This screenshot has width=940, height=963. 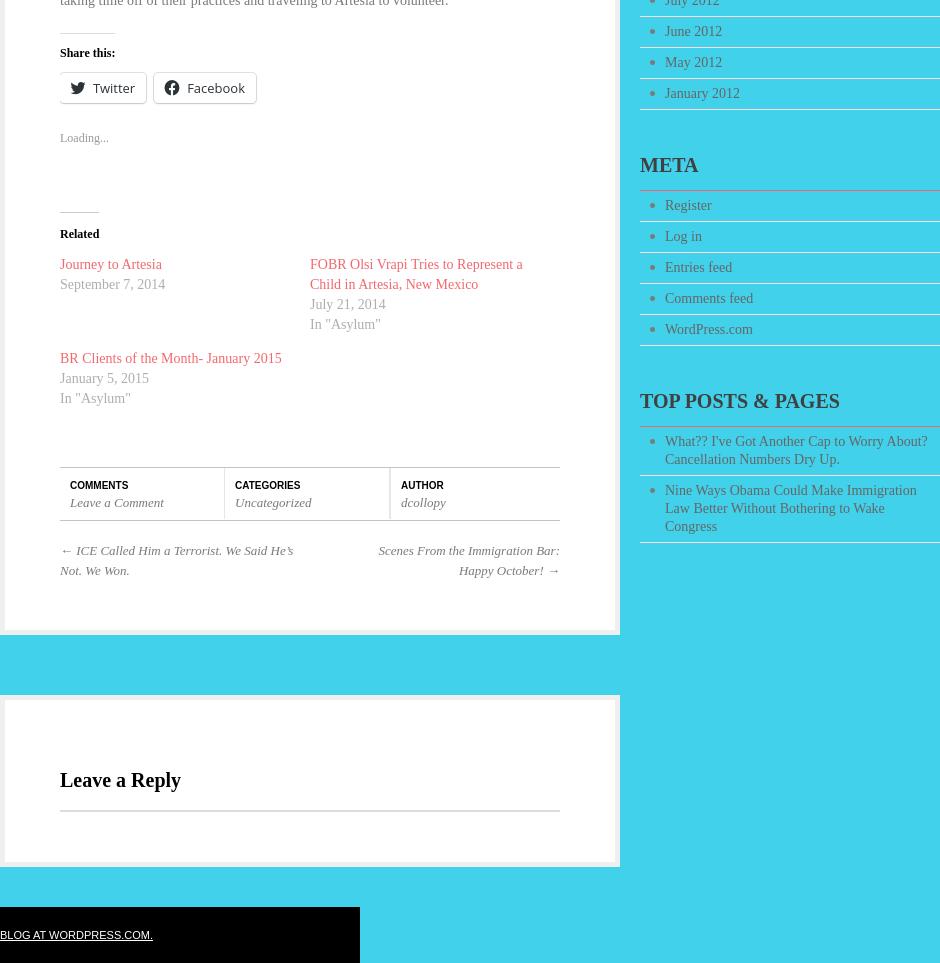 What do you see at coordinates (119, 780) in the screenshot?
I see `'Leave a Reply'` at bounding box center [119, 780].